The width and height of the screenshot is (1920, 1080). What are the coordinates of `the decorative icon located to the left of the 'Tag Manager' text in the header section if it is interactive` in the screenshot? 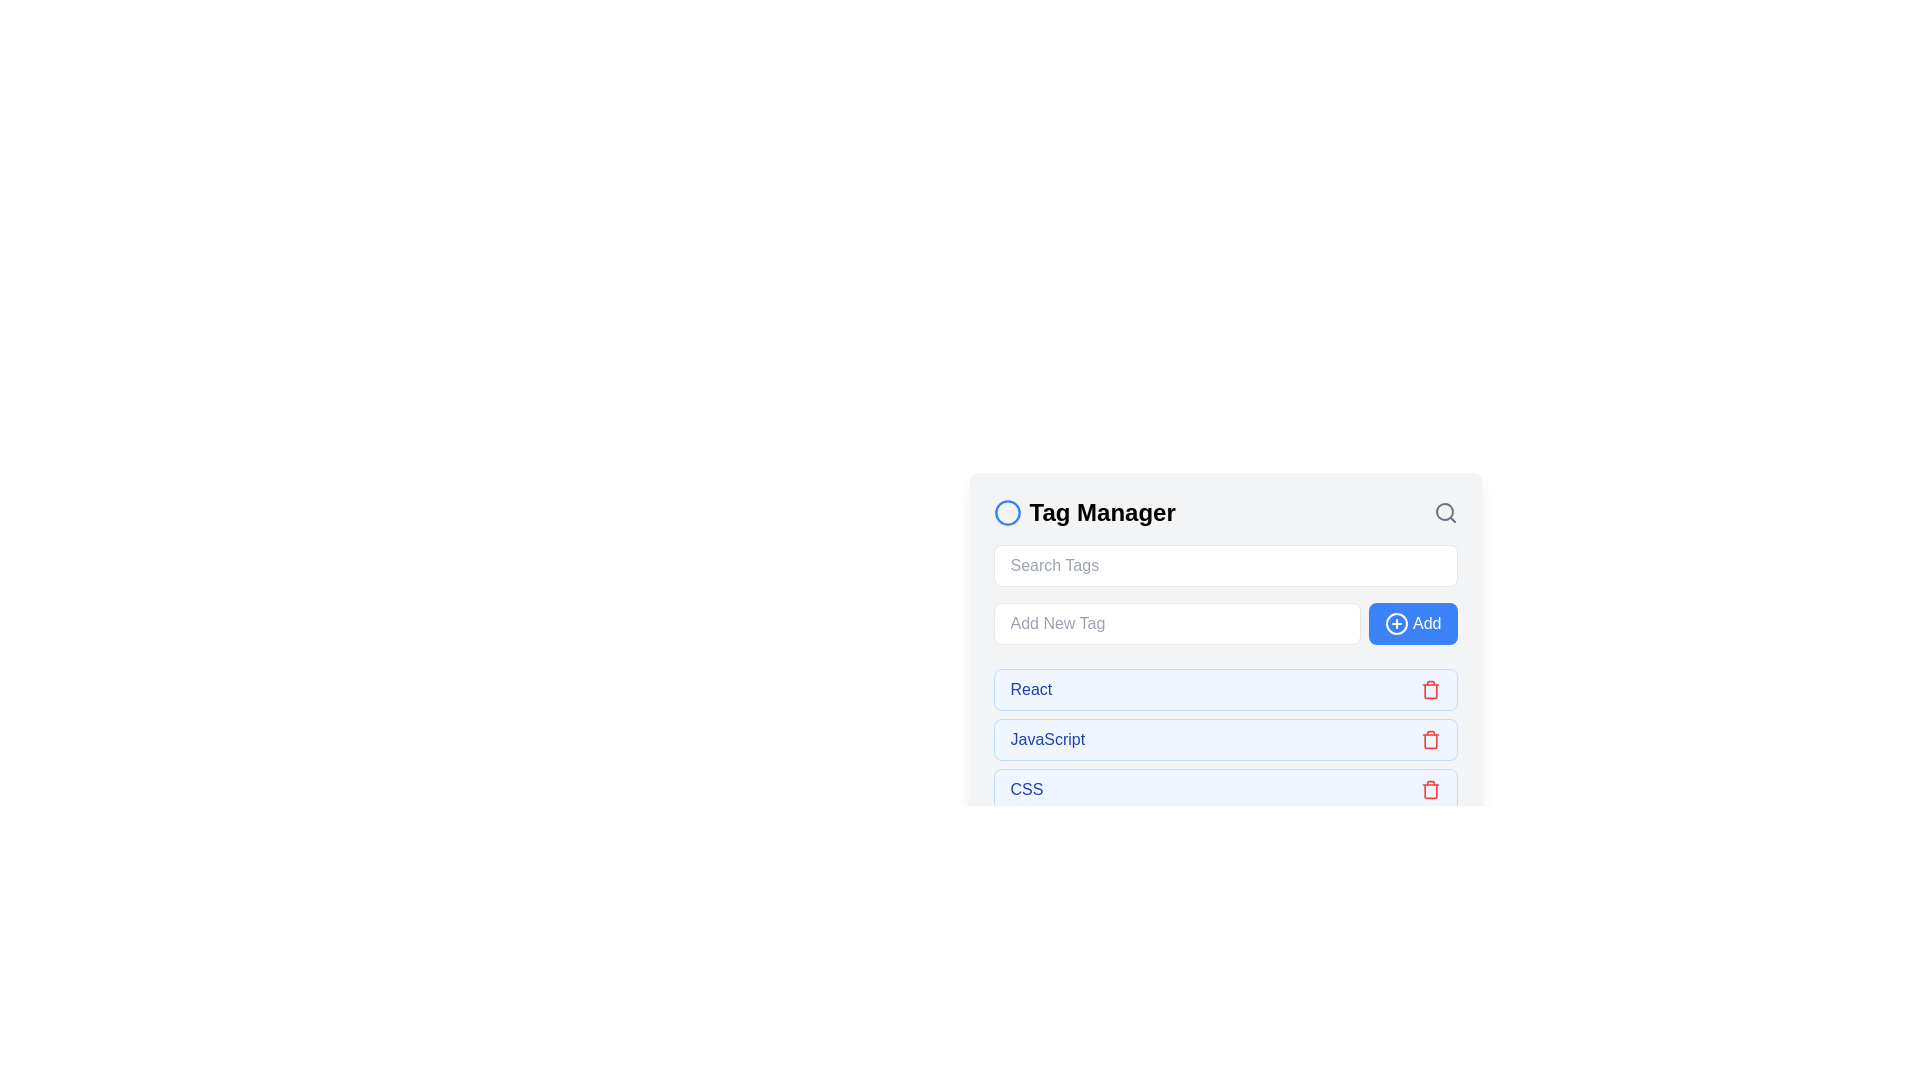 It's located at (1007, 512).